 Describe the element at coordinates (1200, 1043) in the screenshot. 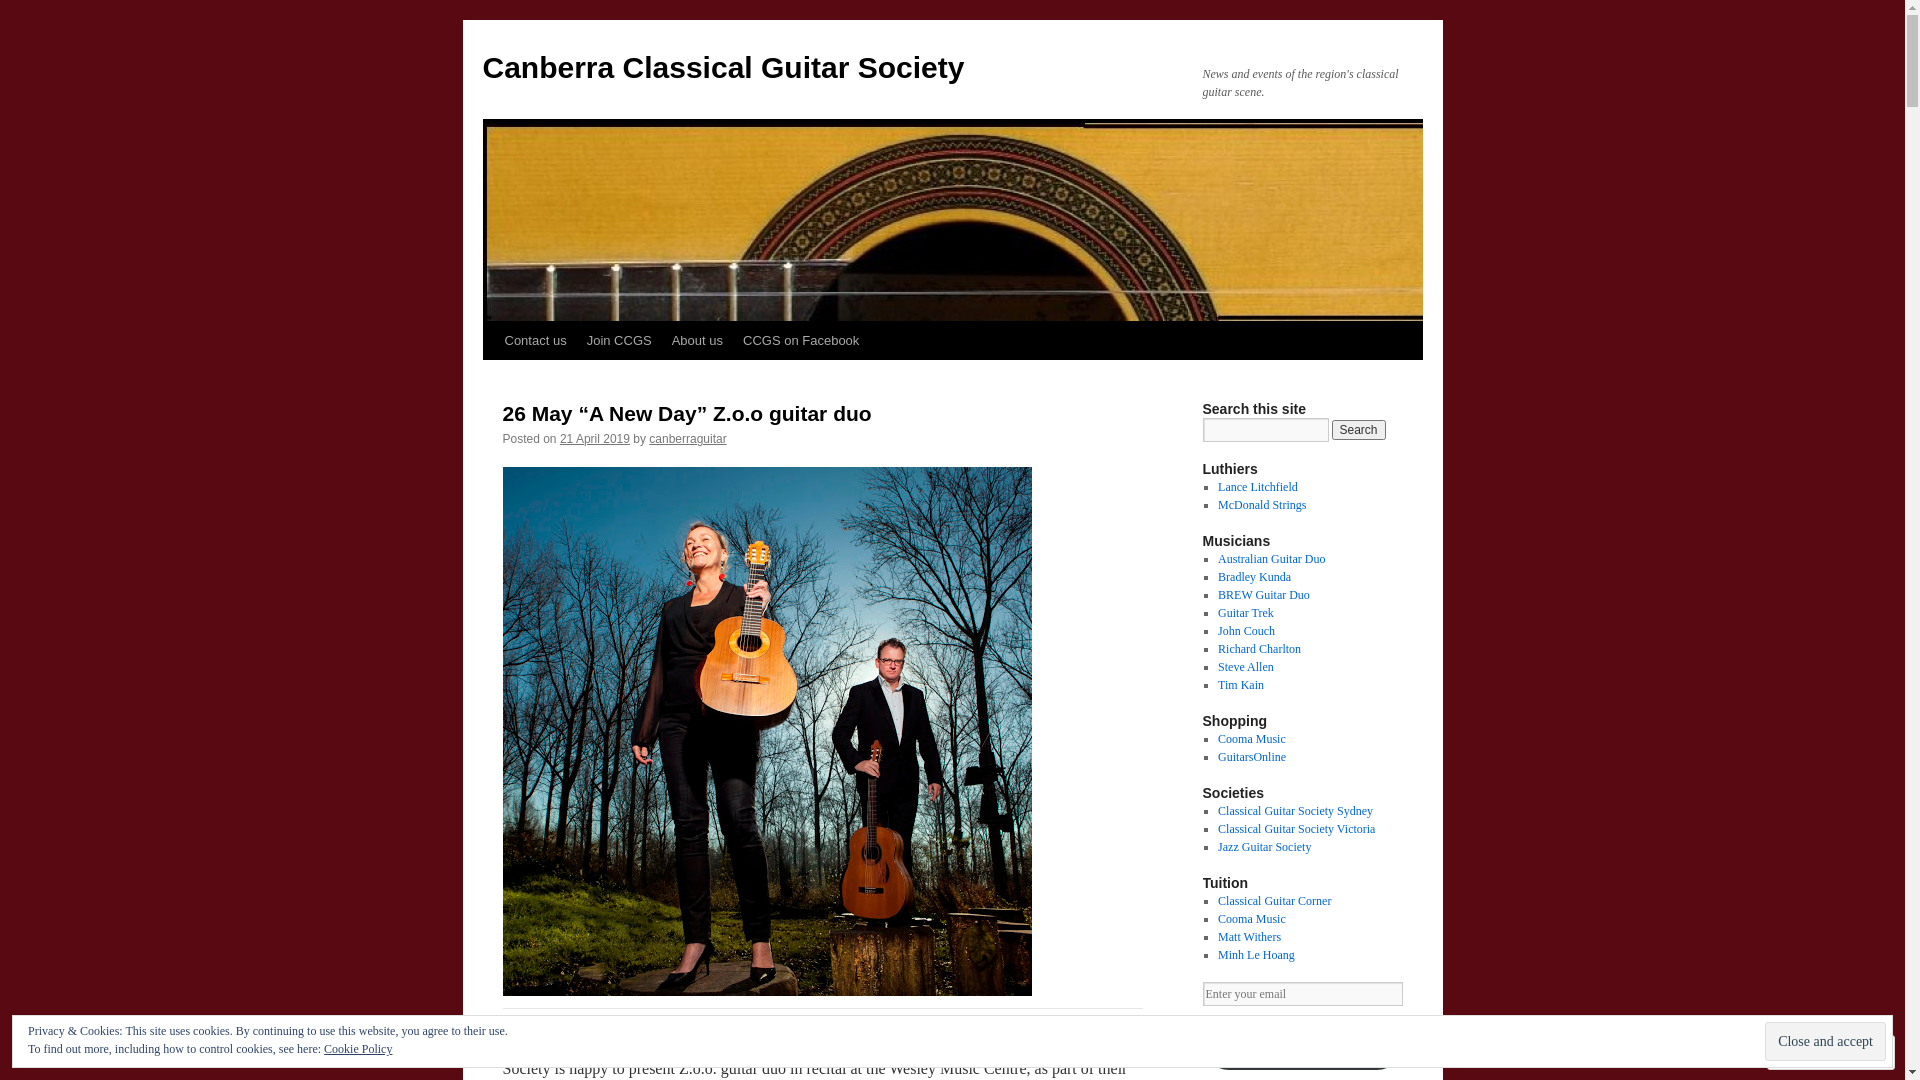

I see `'Guitar Society Newsletter Signup'` at that location.